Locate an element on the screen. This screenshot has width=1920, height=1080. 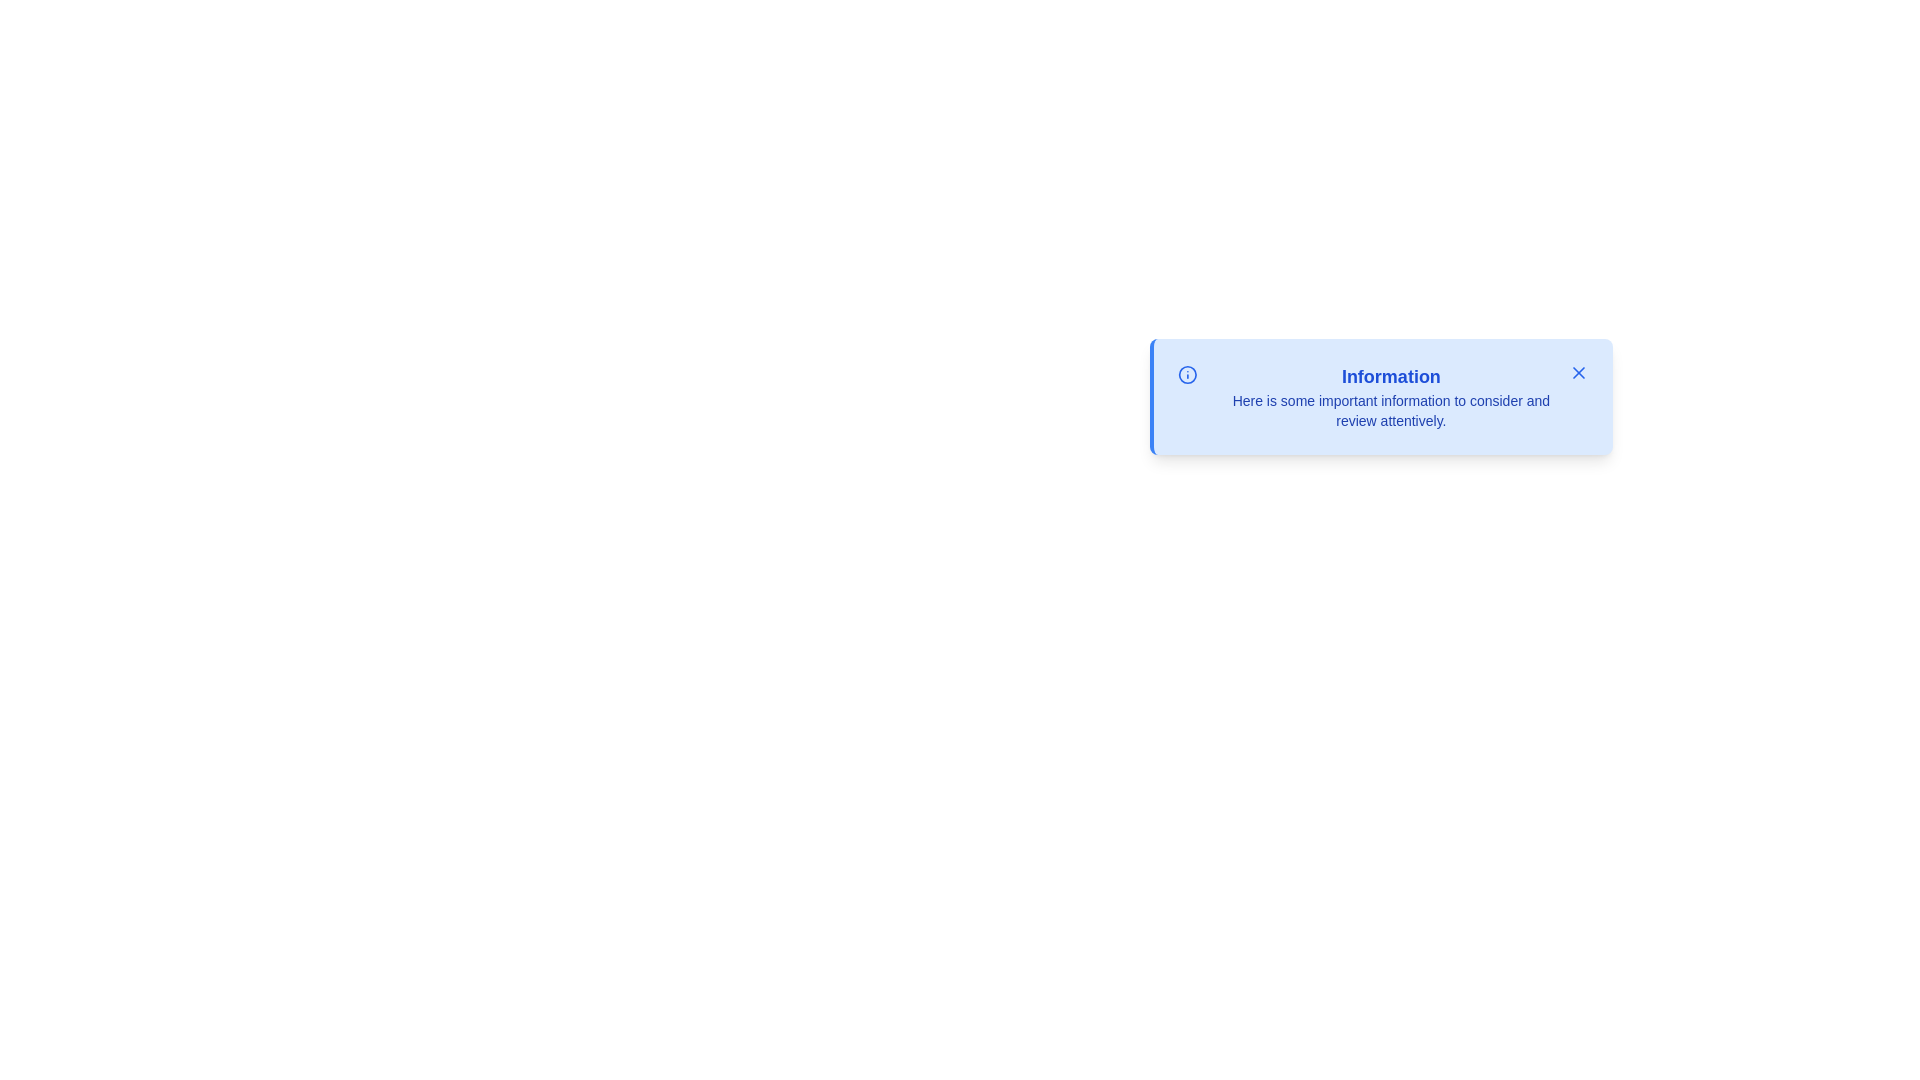
the 'close' button to dismiss the alert is located at coordinates (1578, 373).